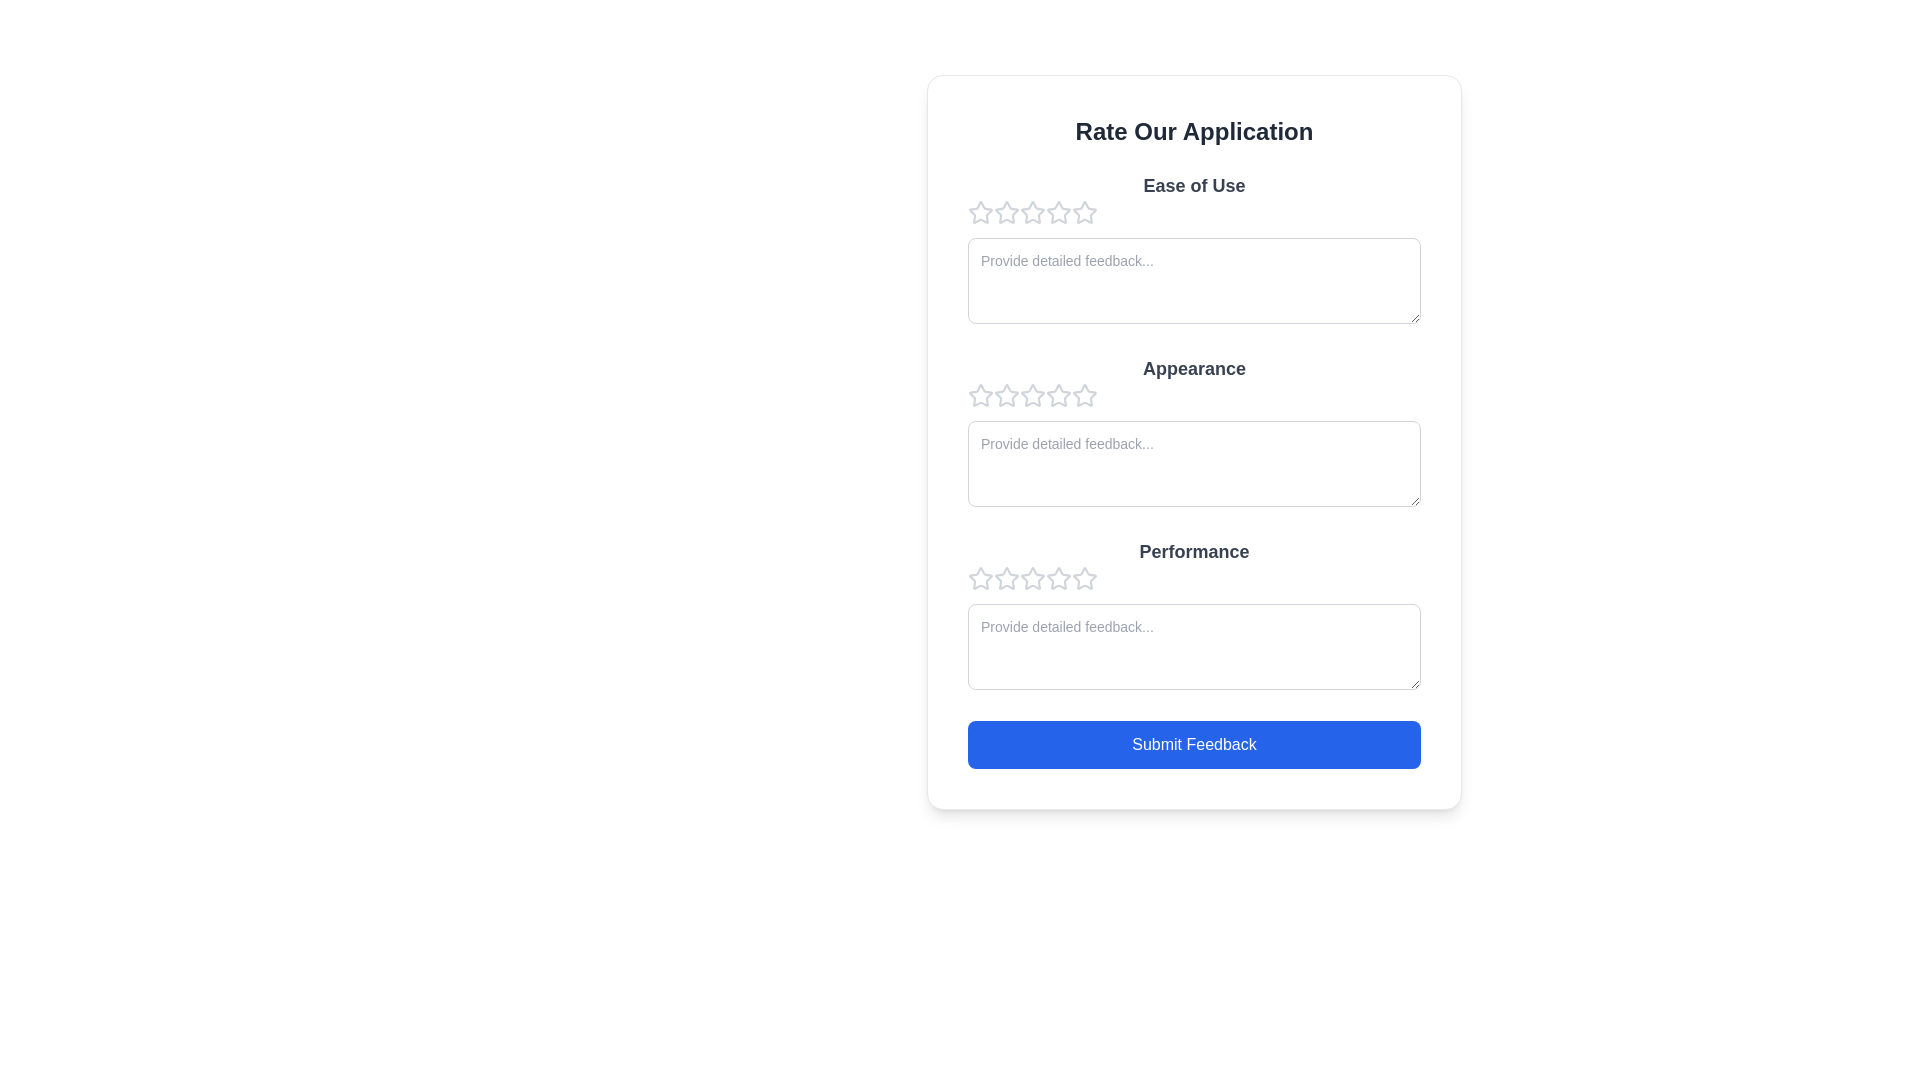  Describe the element at coordinates (1194, 369) in the screenshot. I see `text label that serves as a heading for the 'Appearance' rating section, positioned within the 'Rate Our Application' form, which is the second label in the series` at that location.